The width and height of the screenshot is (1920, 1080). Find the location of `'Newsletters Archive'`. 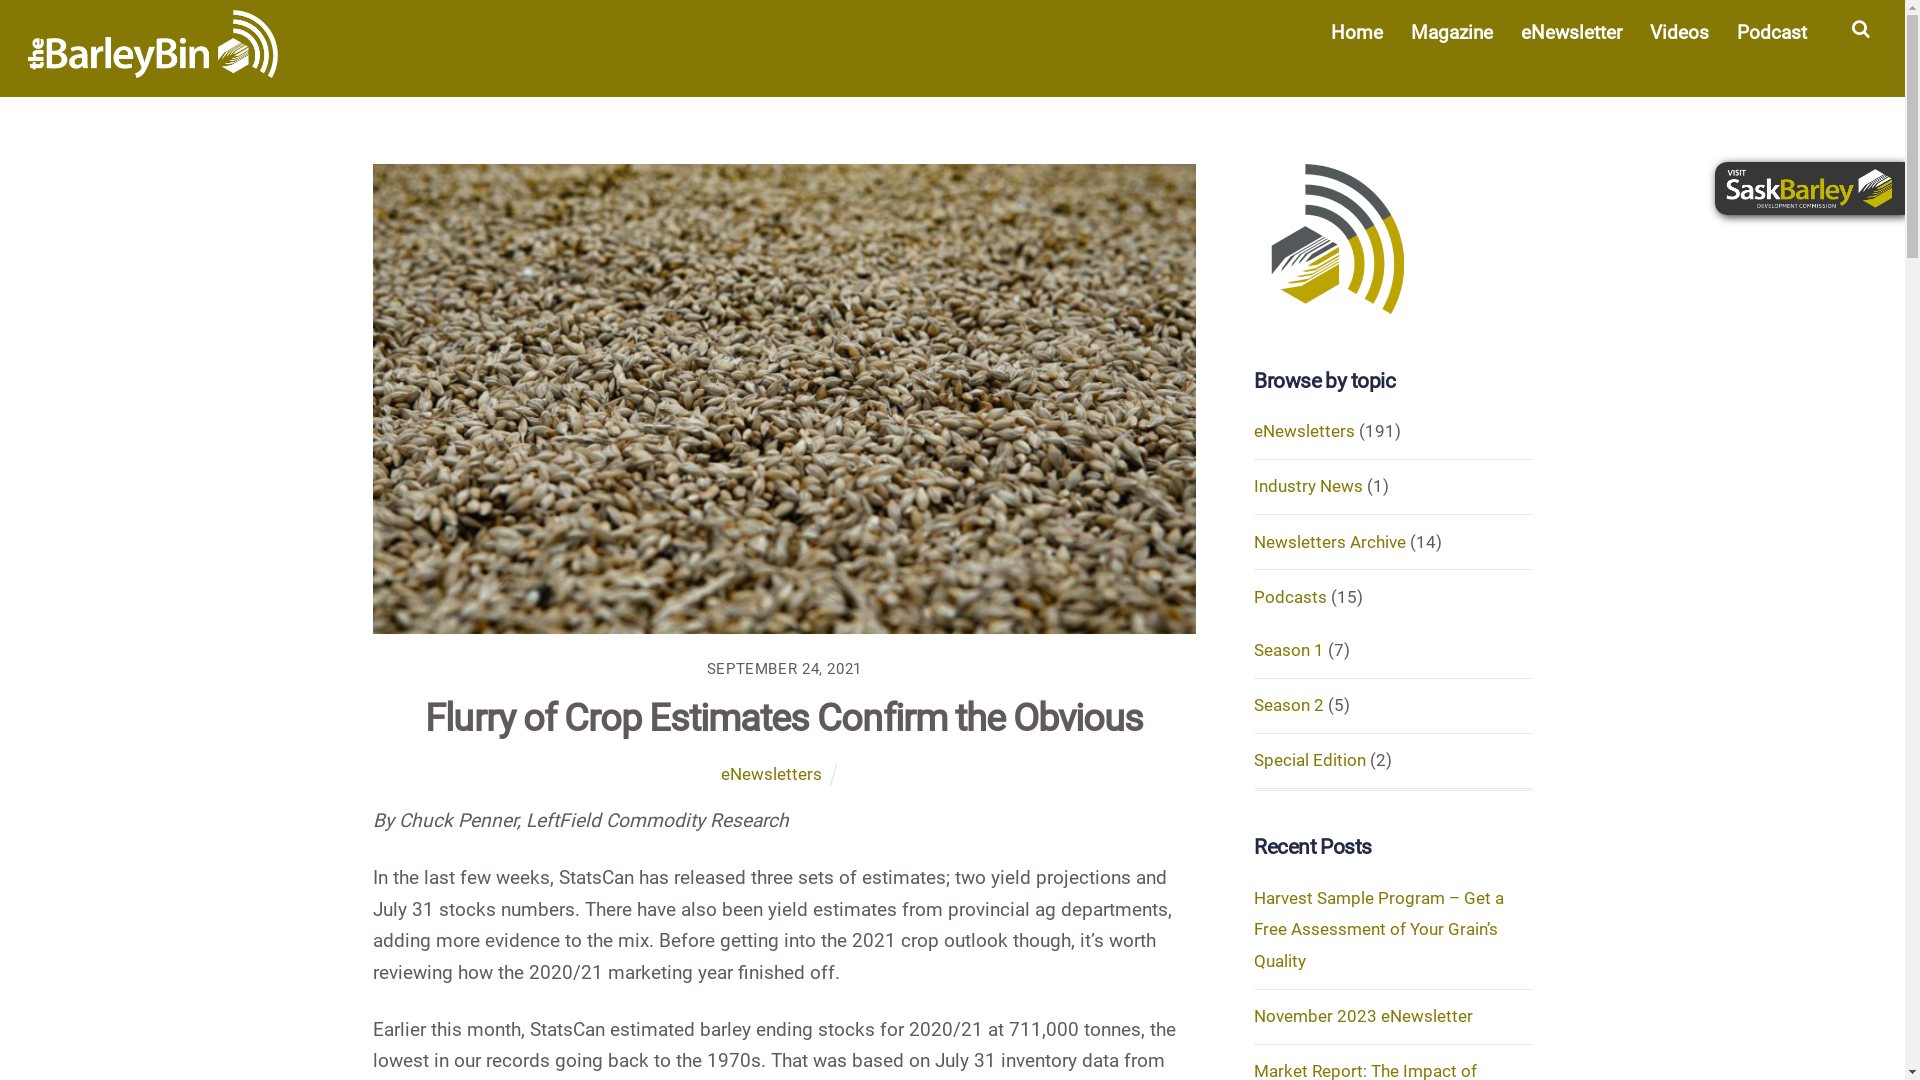

'Newsletters Archive' is located at coordinates (1329, 542).